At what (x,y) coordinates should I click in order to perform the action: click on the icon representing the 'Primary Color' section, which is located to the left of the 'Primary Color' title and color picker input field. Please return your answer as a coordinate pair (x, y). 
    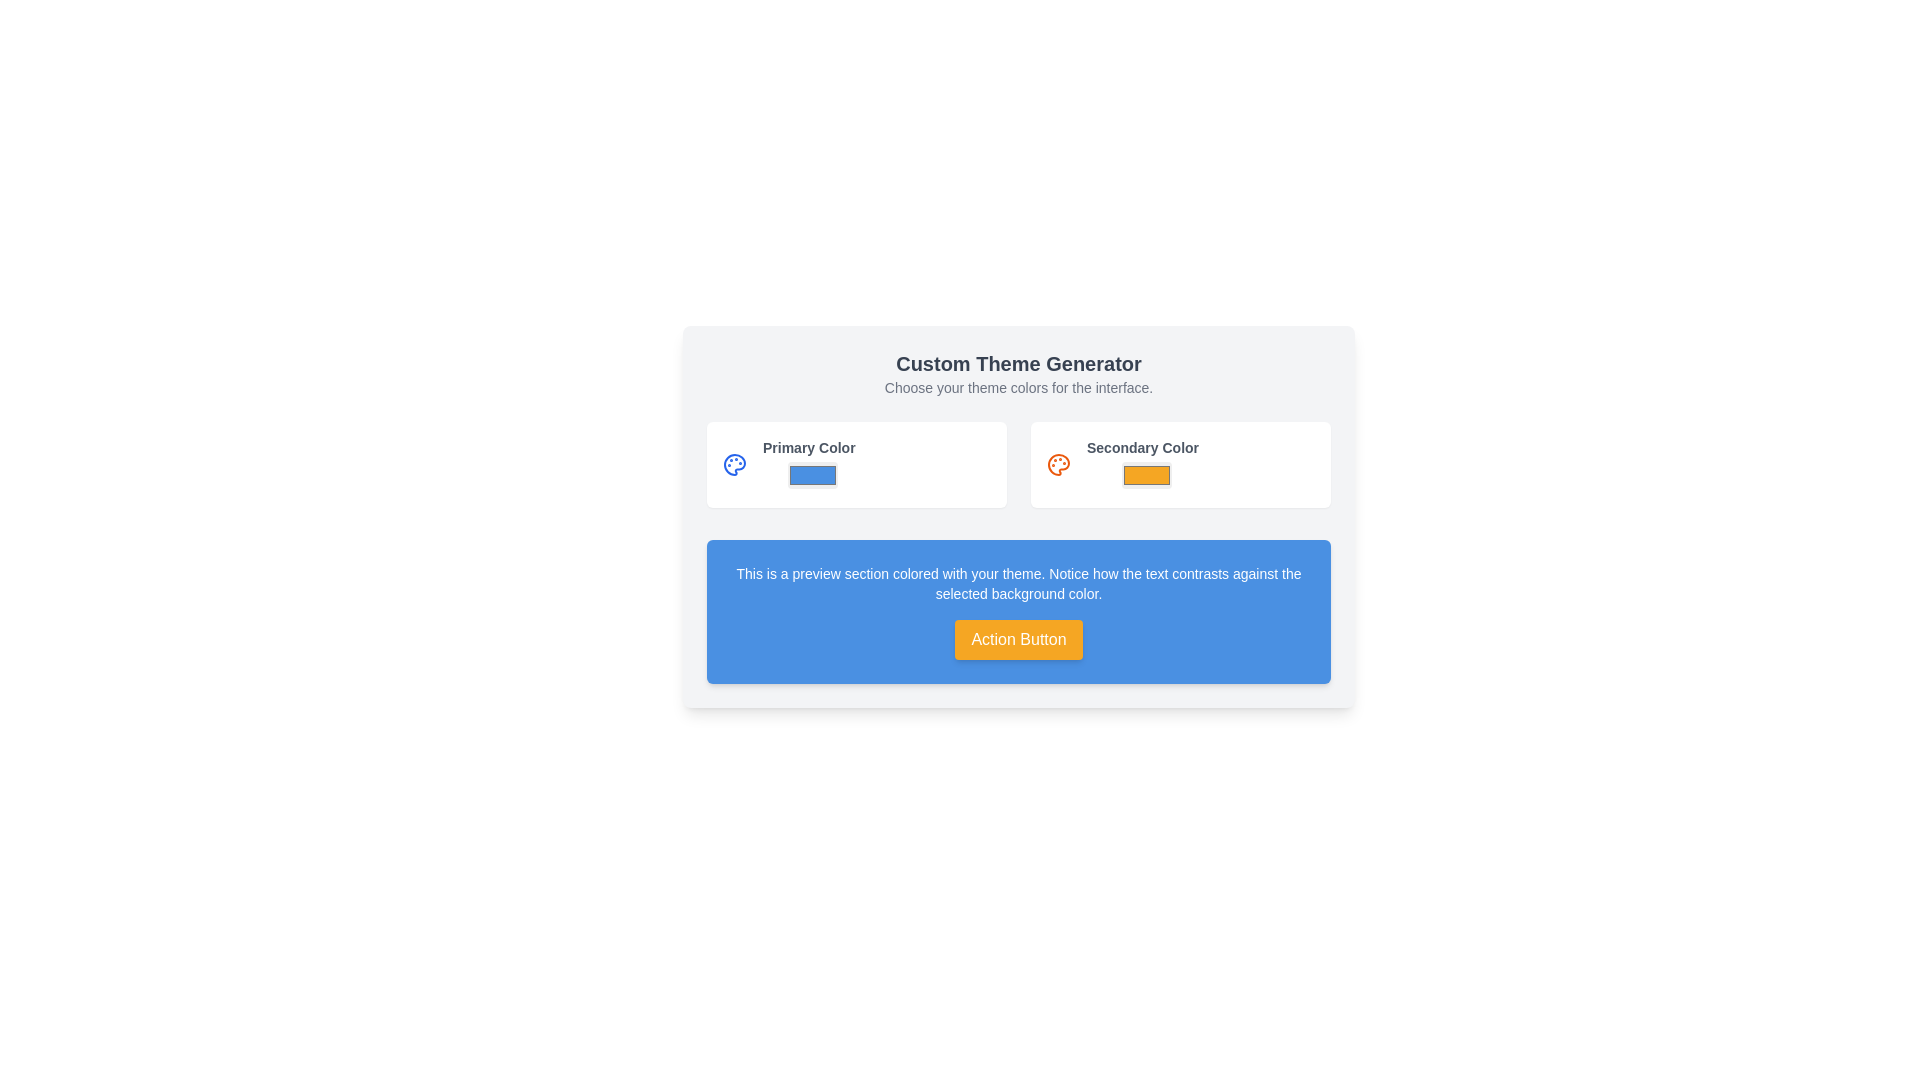
    Looking at the image, I should click on (733, 465).